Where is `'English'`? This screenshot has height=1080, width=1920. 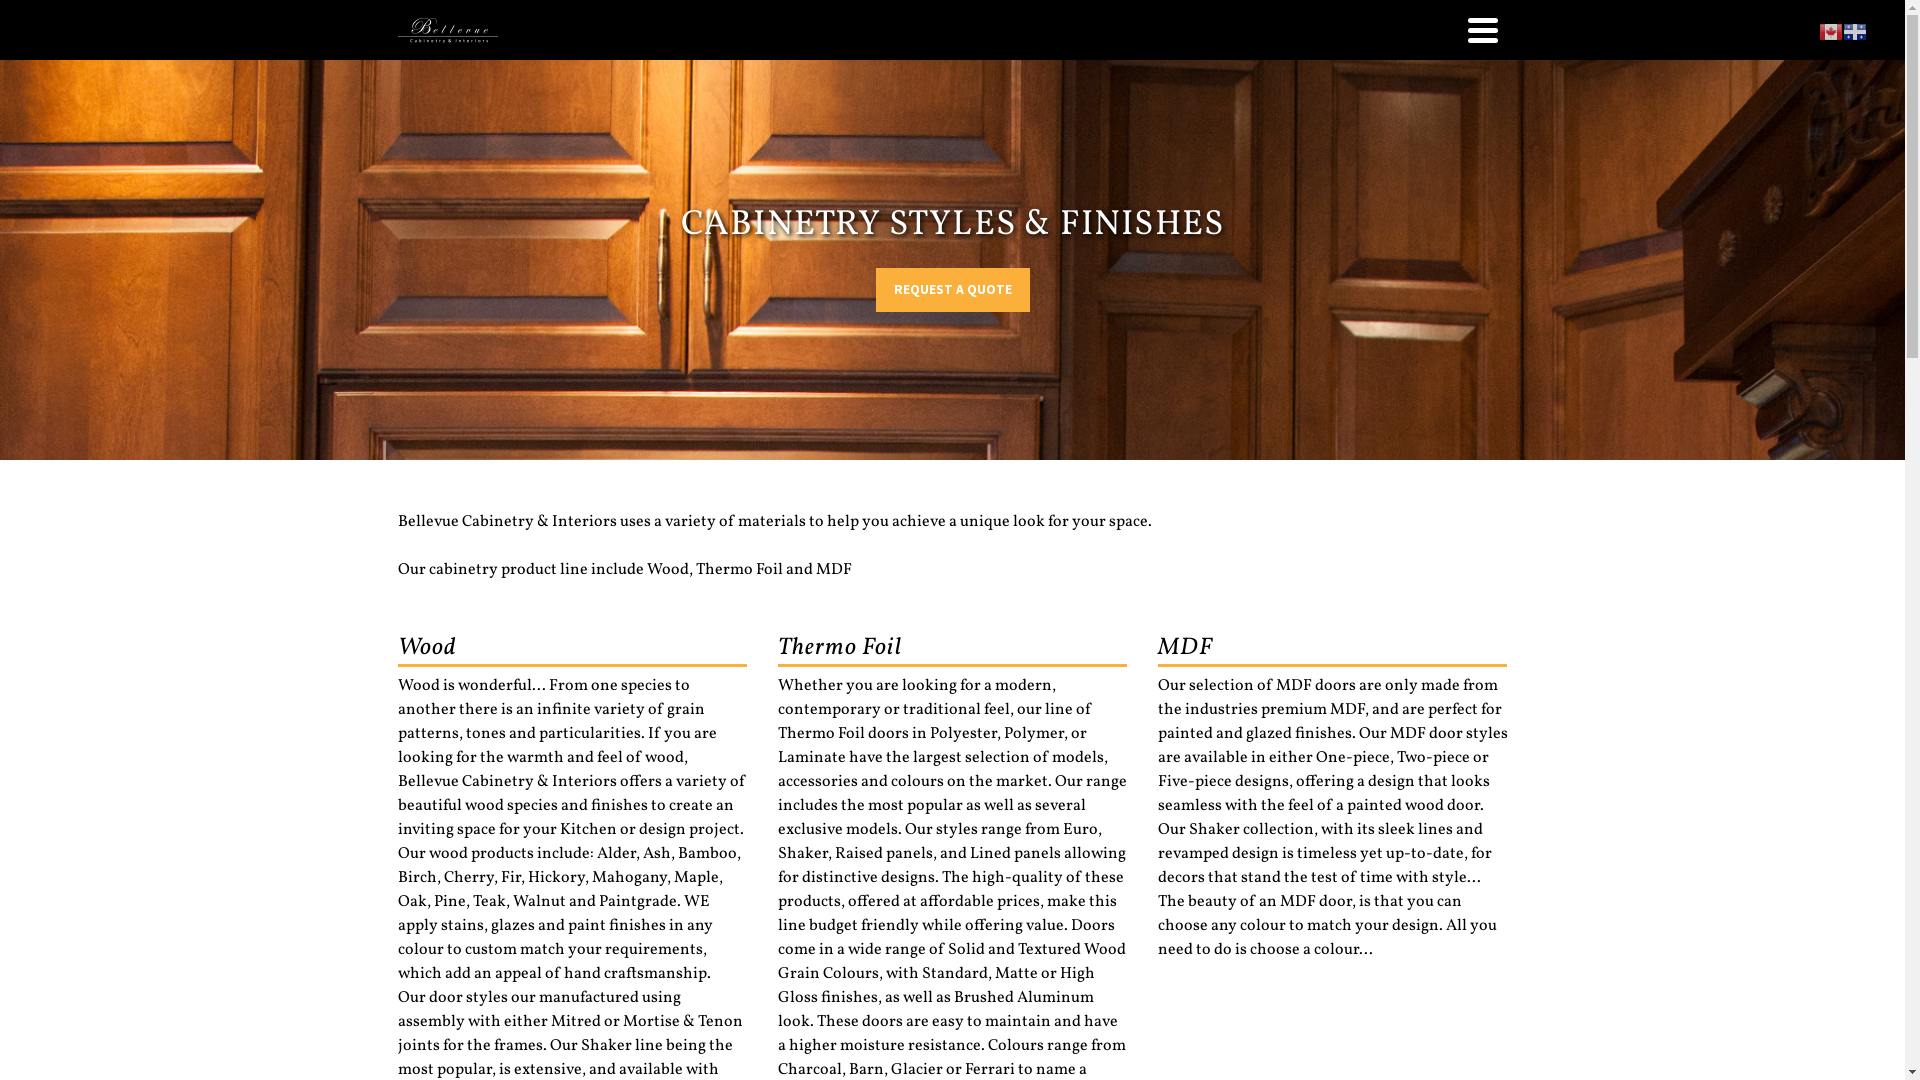
'English' is located at coordinates (1830, 31).